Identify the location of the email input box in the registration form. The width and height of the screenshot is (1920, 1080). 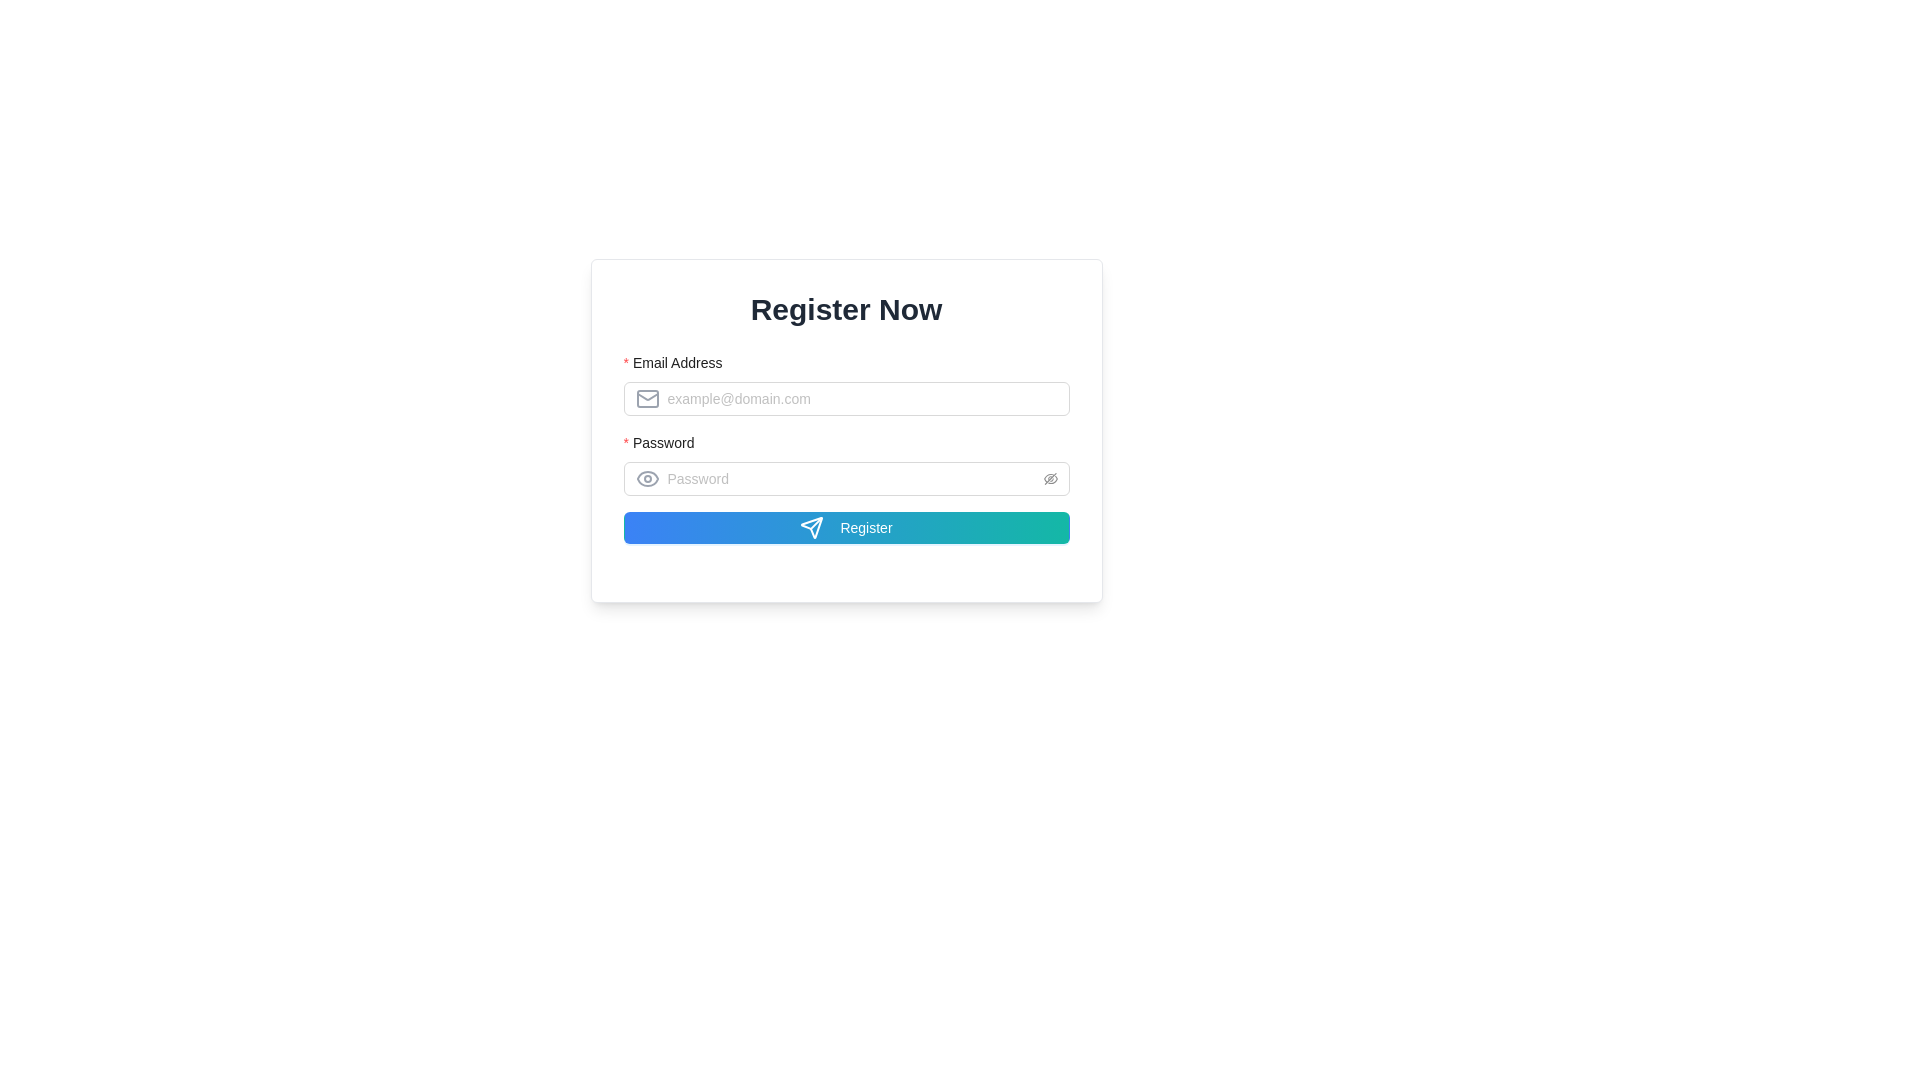
(846, 384).